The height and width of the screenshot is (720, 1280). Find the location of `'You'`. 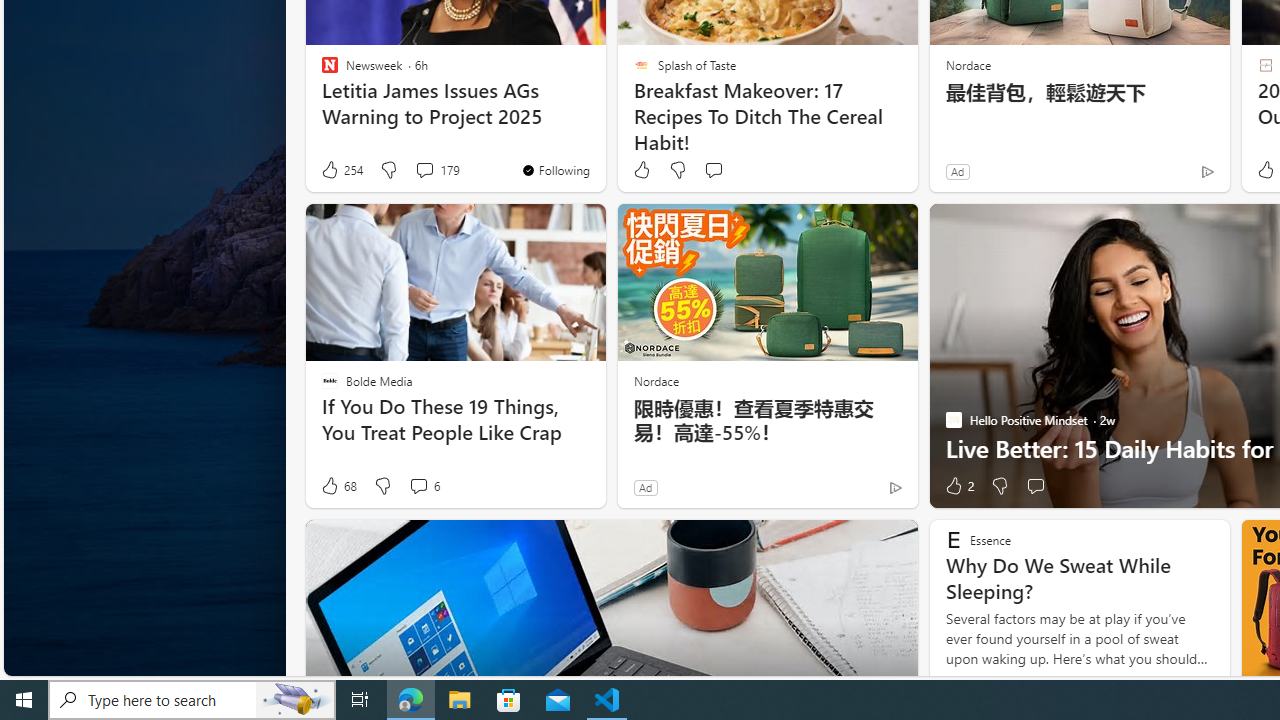

'You' is located at coordinates (555, 168).